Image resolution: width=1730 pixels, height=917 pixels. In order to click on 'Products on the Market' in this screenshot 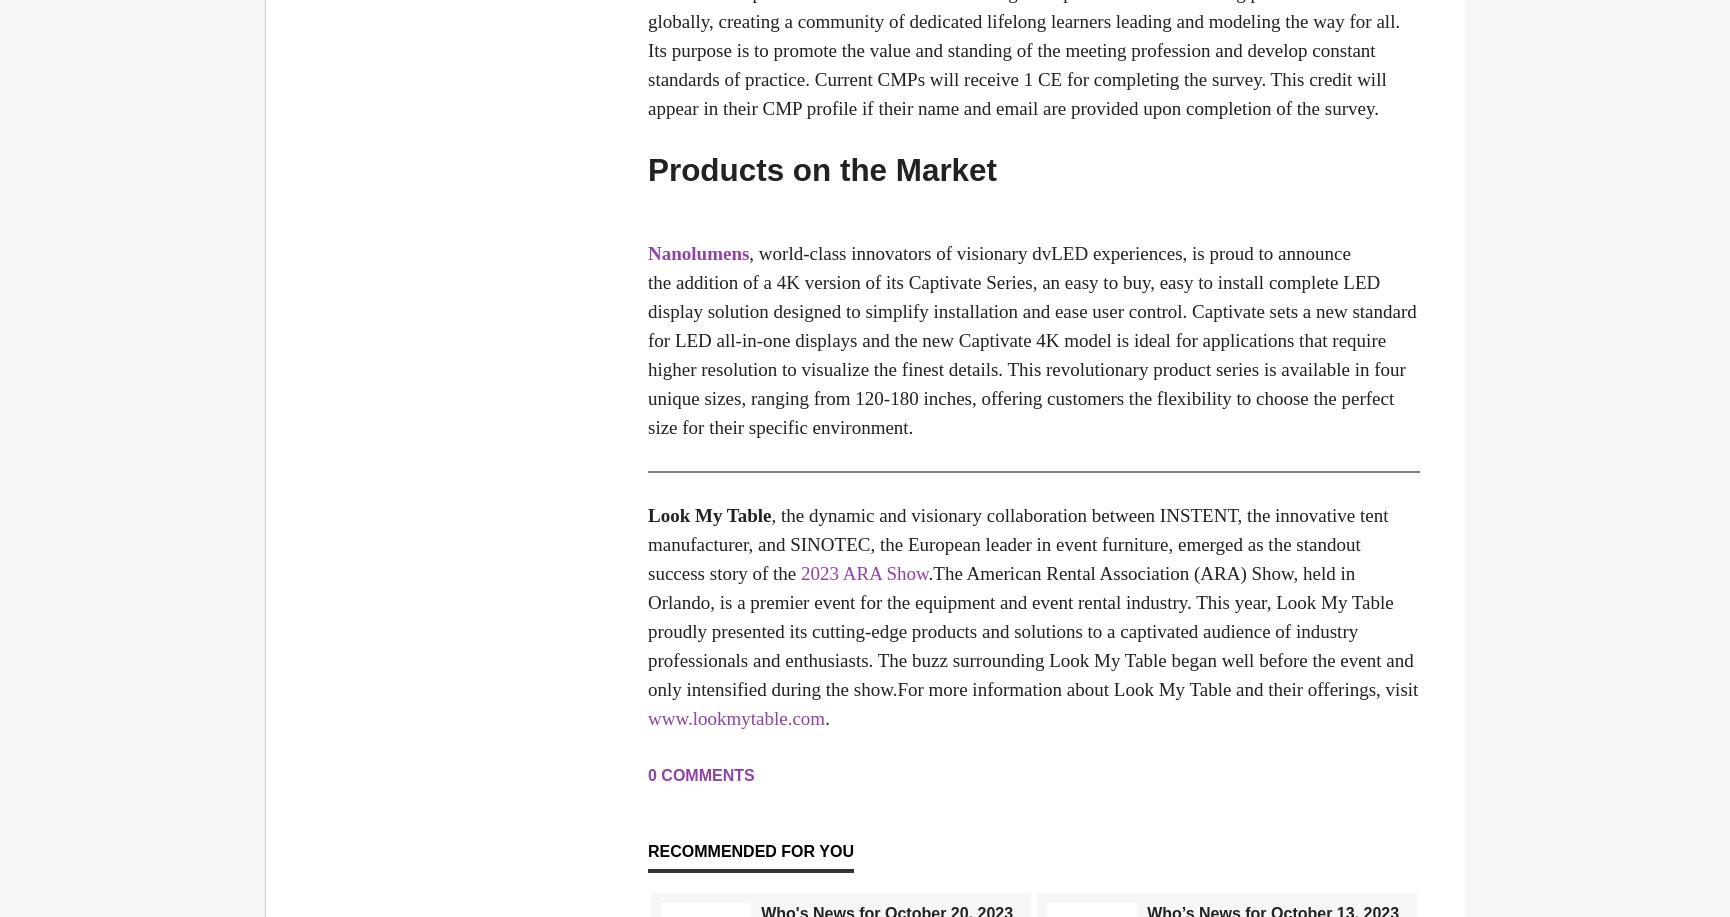, I will do `click(821, 169)`.